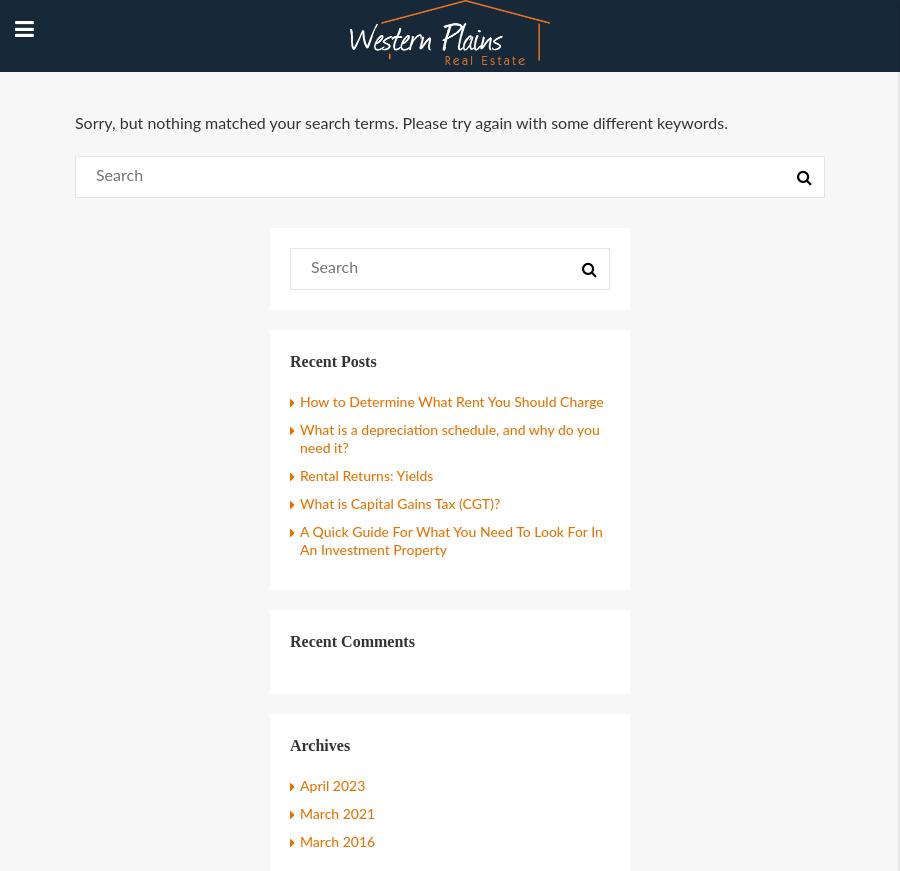 The height and width of the screenshot is (871, 900). Describe the element at coordinates (399, 503) in the screenshot. I see `'What is Capital Gains Tax (CGT)?'` at that location.